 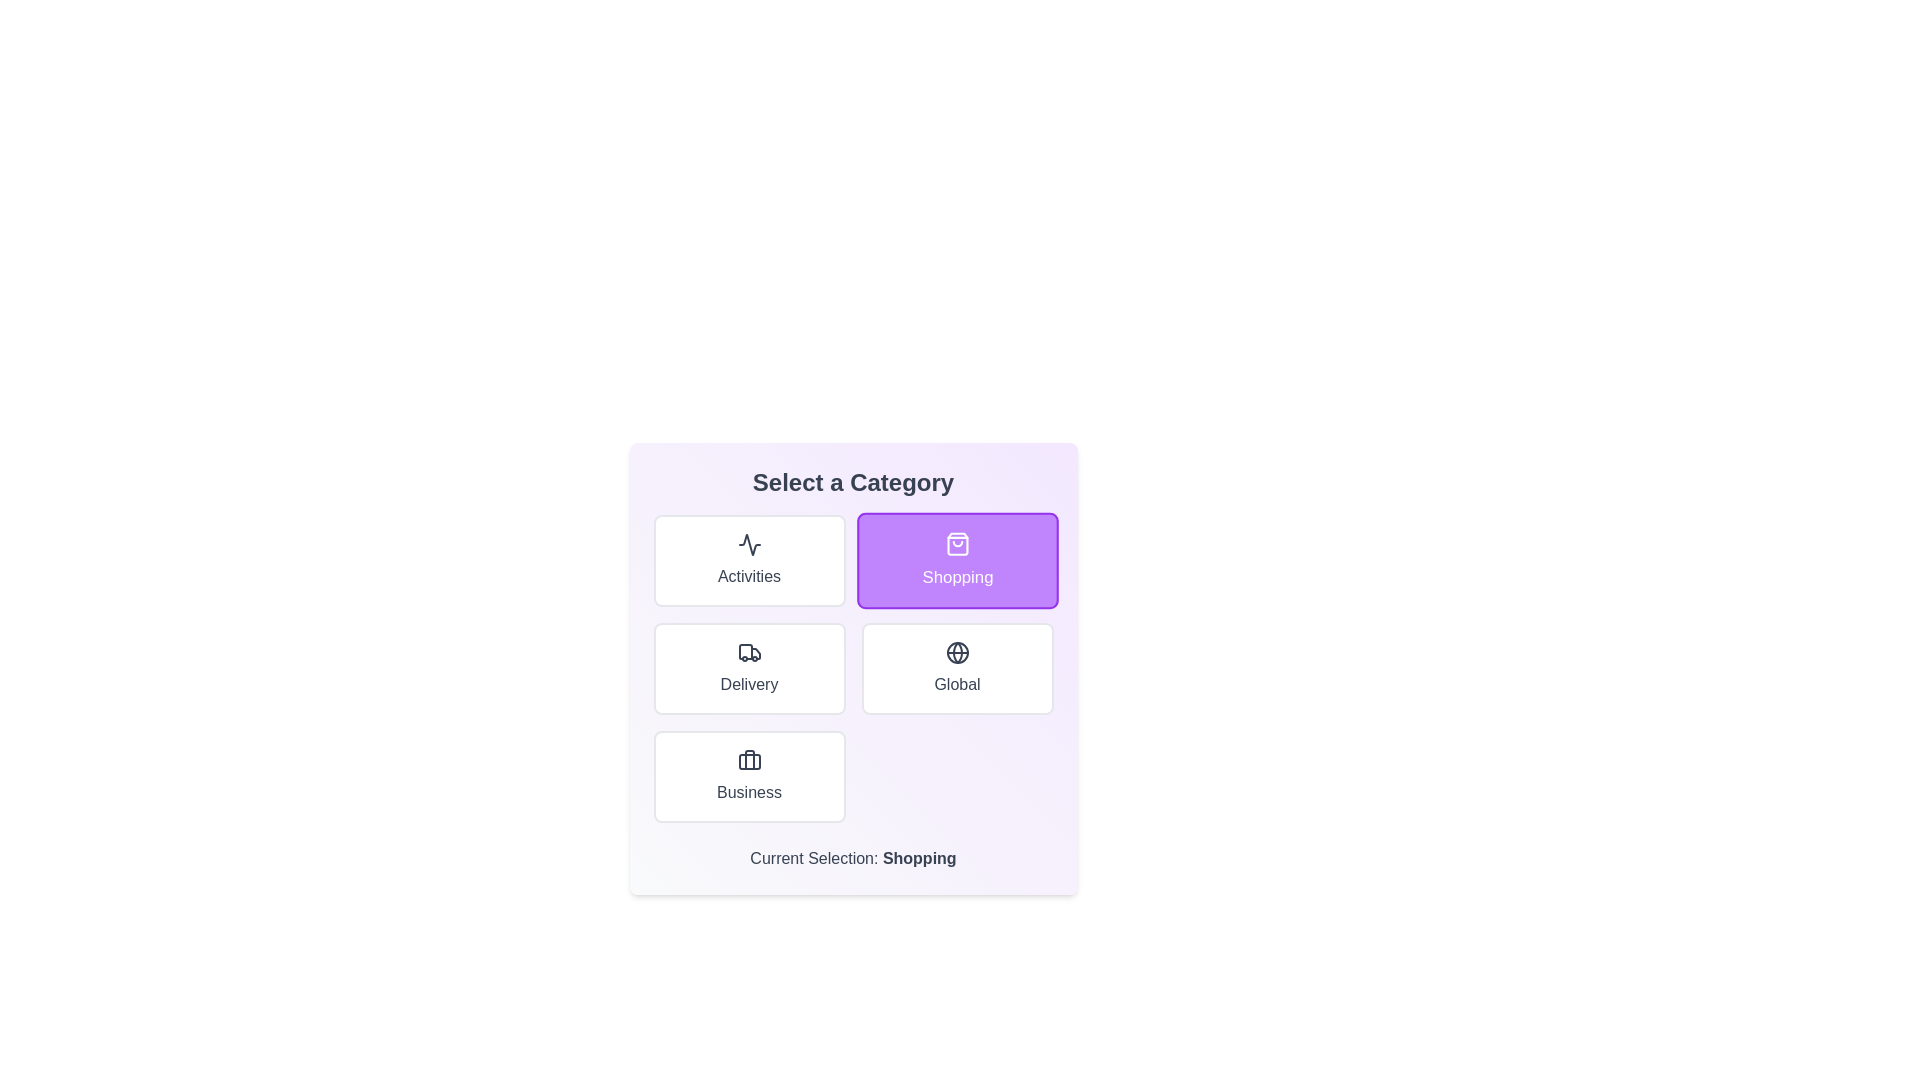 What do you see at coordinates (748, 775) in the screenshot?
I see `the button corresponding to the category Business` at bounding box center [748, 775].